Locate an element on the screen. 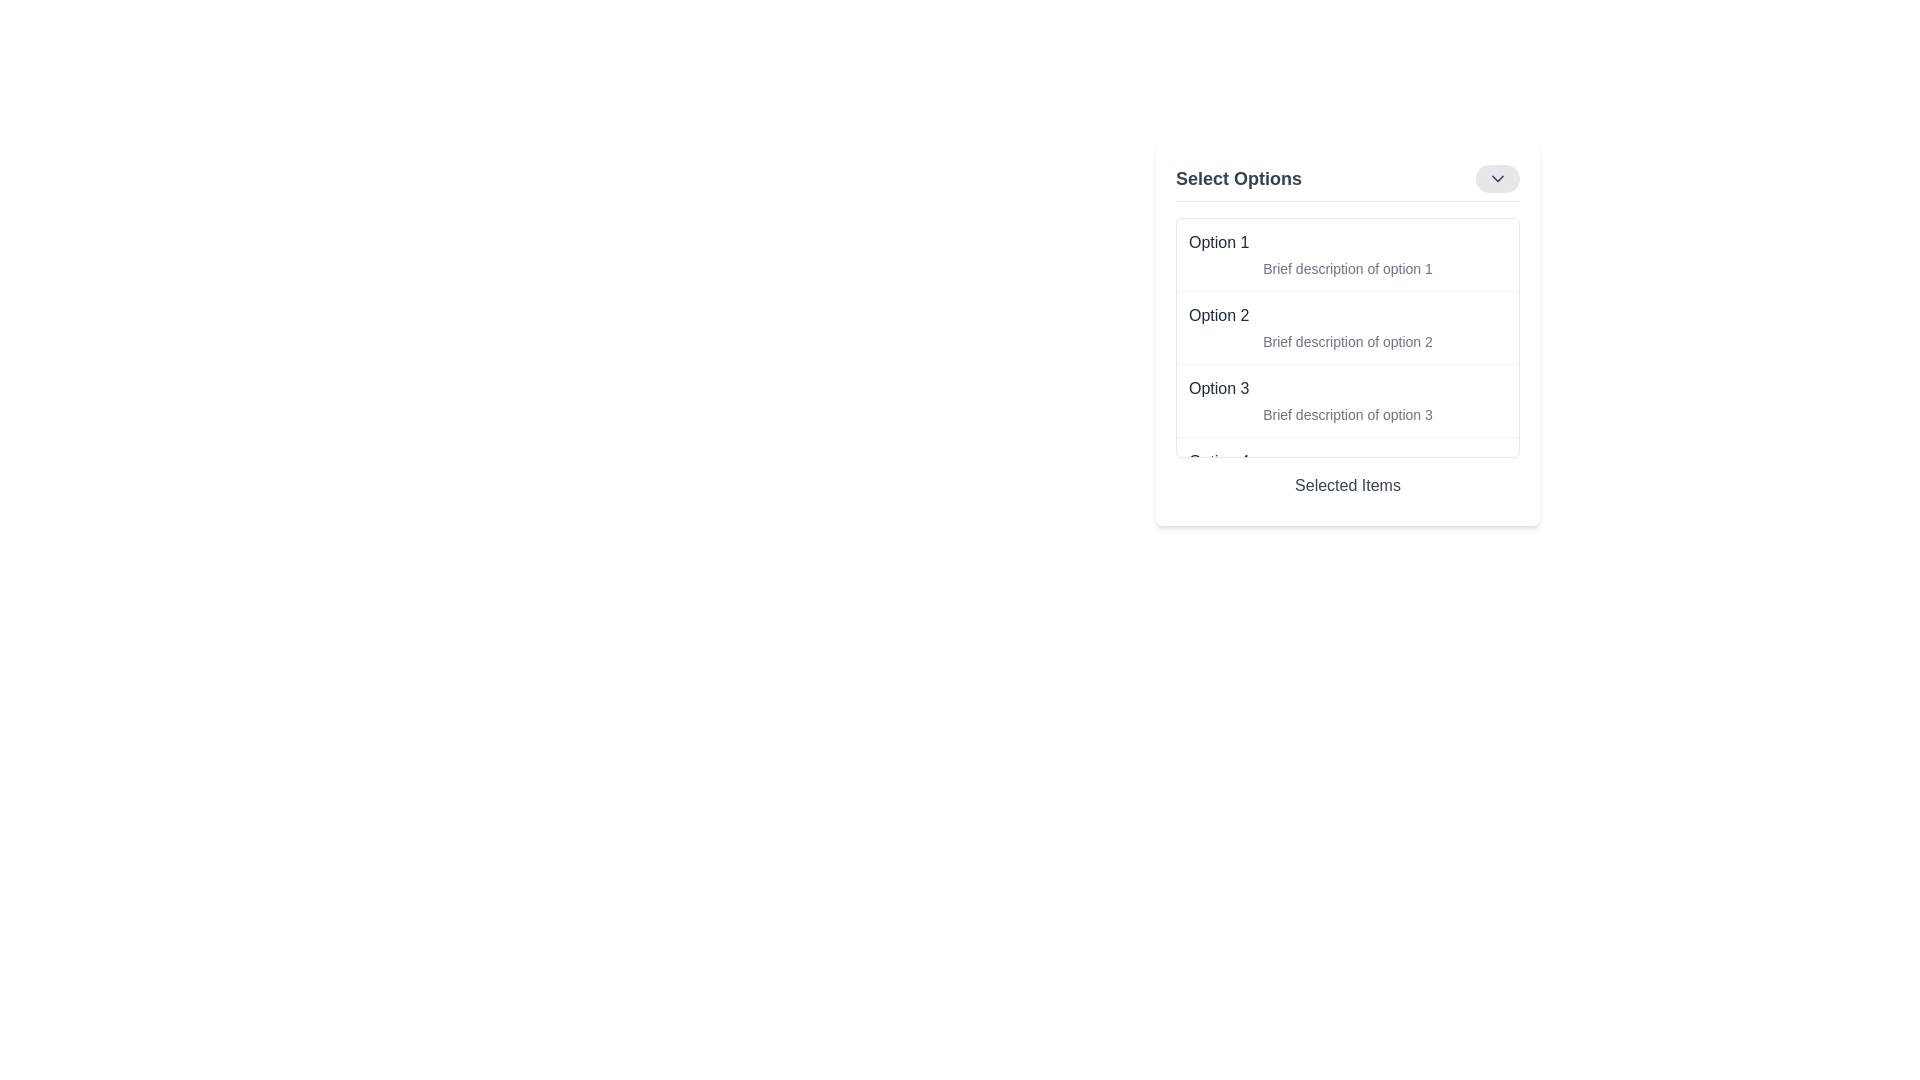  the static text label for the third item in the list under 'Select Options', positioned between 'Option 2' and 'Option 4' is located at coordinates (1218, 389).